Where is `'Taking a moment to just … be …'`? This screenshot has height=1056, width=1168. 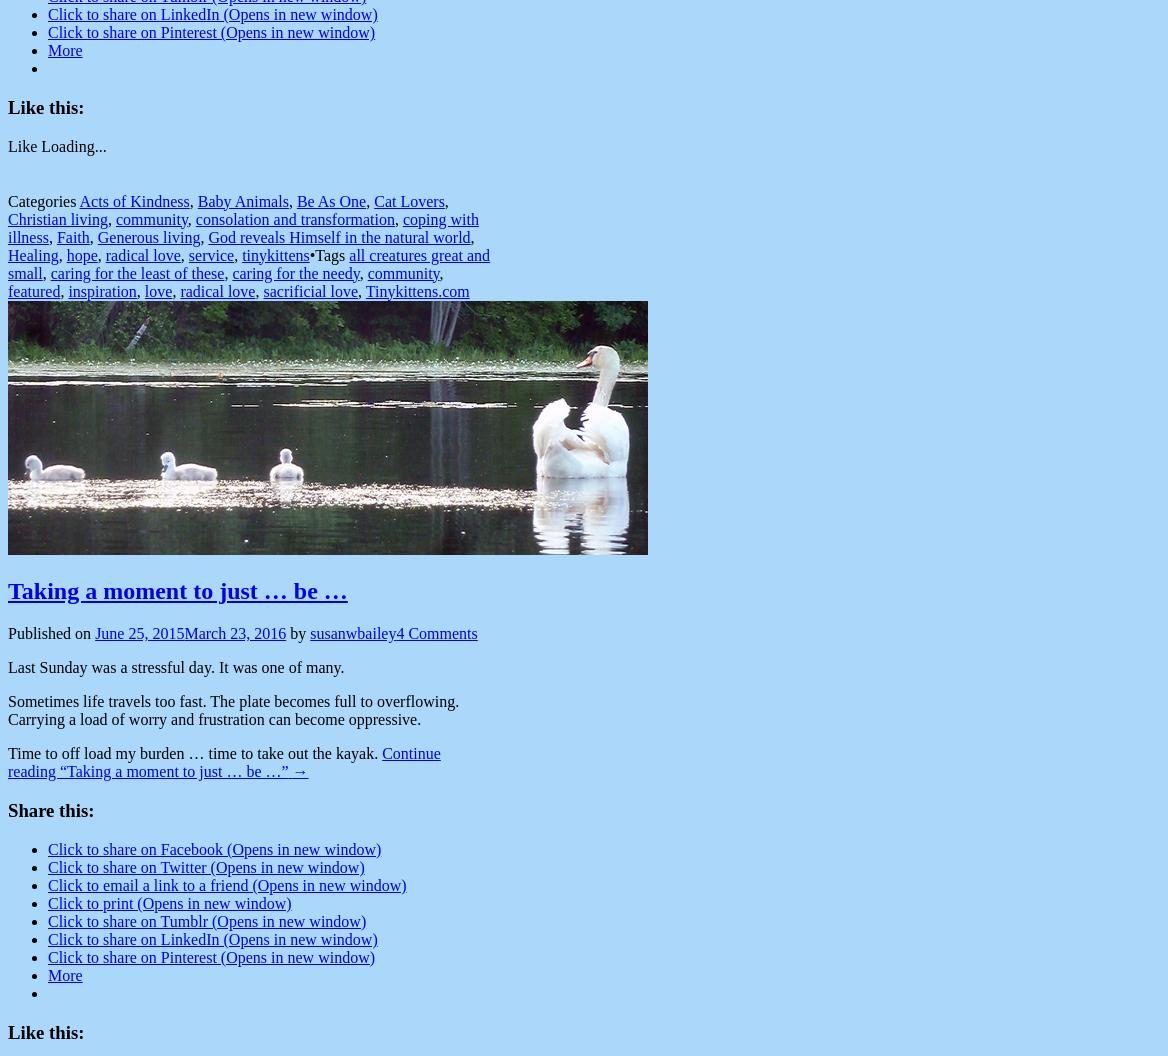
'Taking a moment to just … be …' is located at coordinates (177, 591).